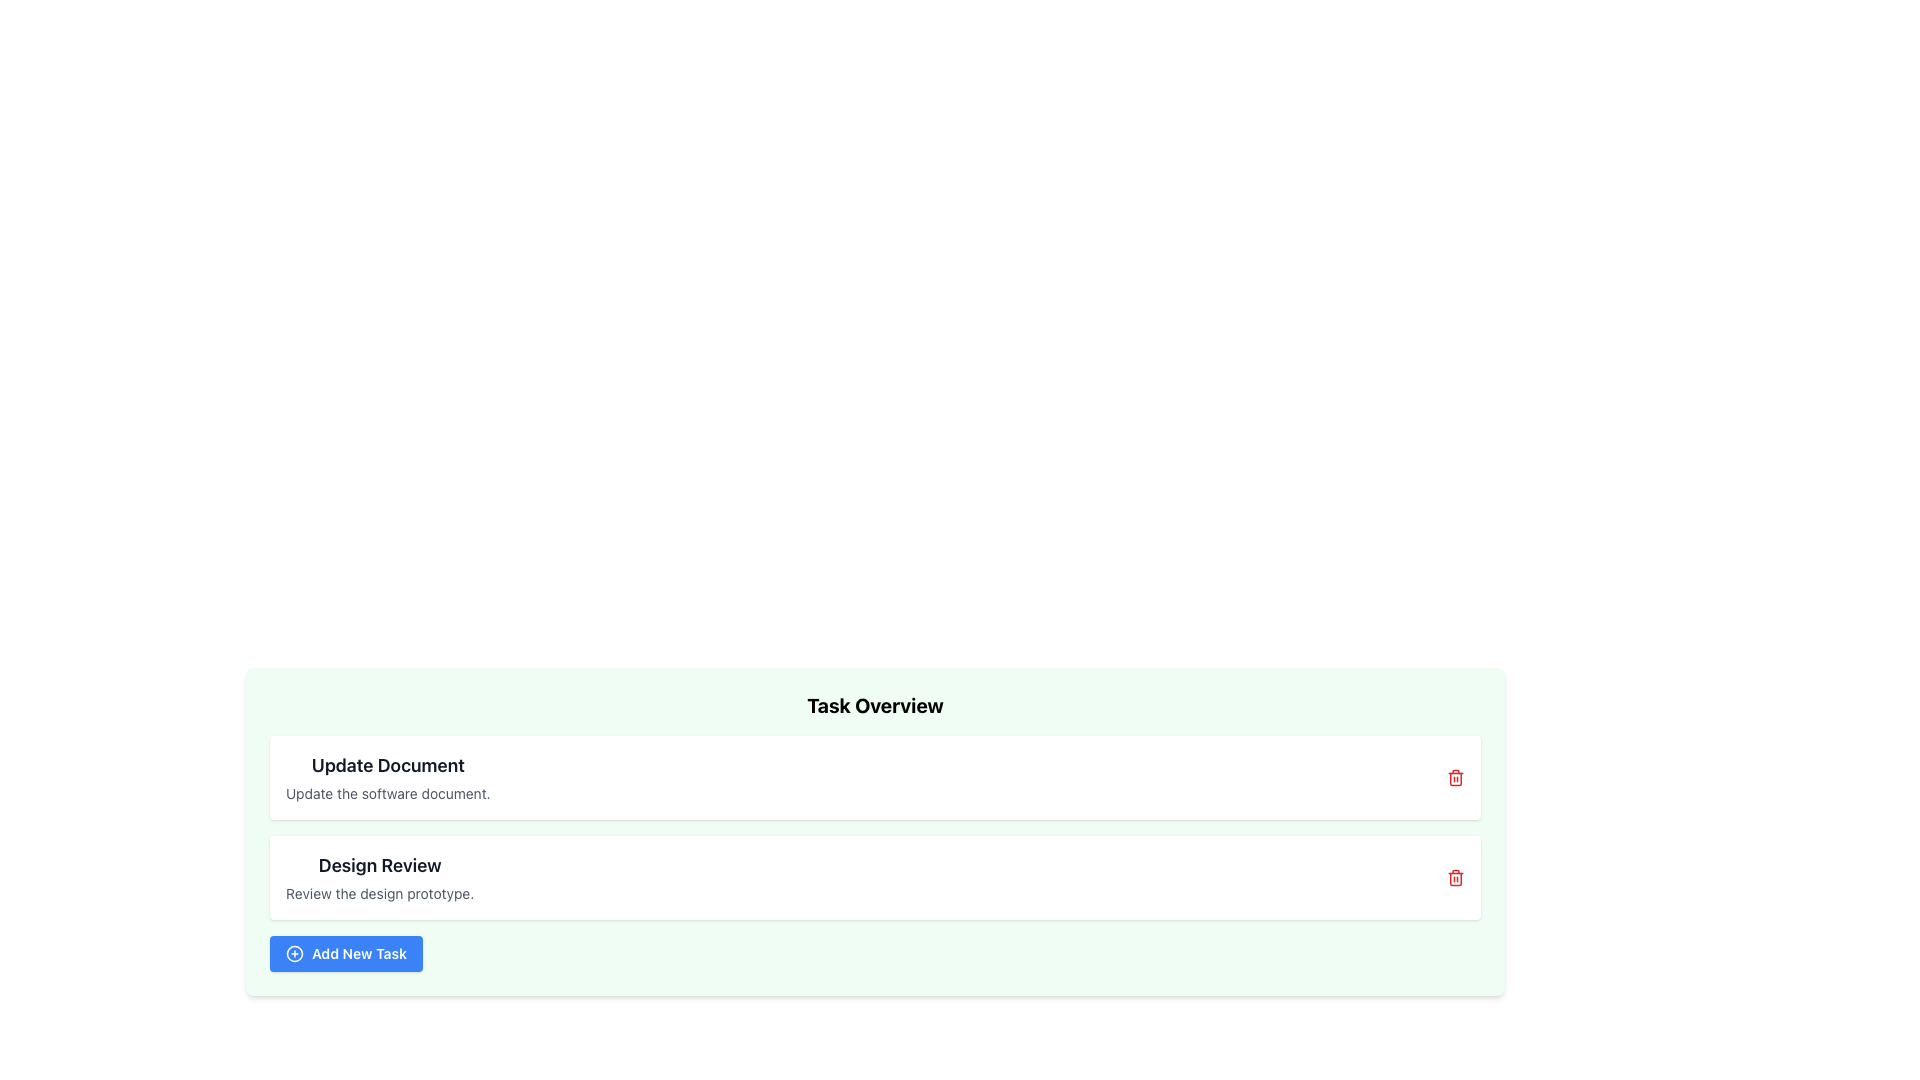 Image resolution: width=1920 pixels, height=1080 pixels. I want to click on the blue rectangular button labeled 'Add New Task' located at the bottom of the task overview section, so click(346, 952).